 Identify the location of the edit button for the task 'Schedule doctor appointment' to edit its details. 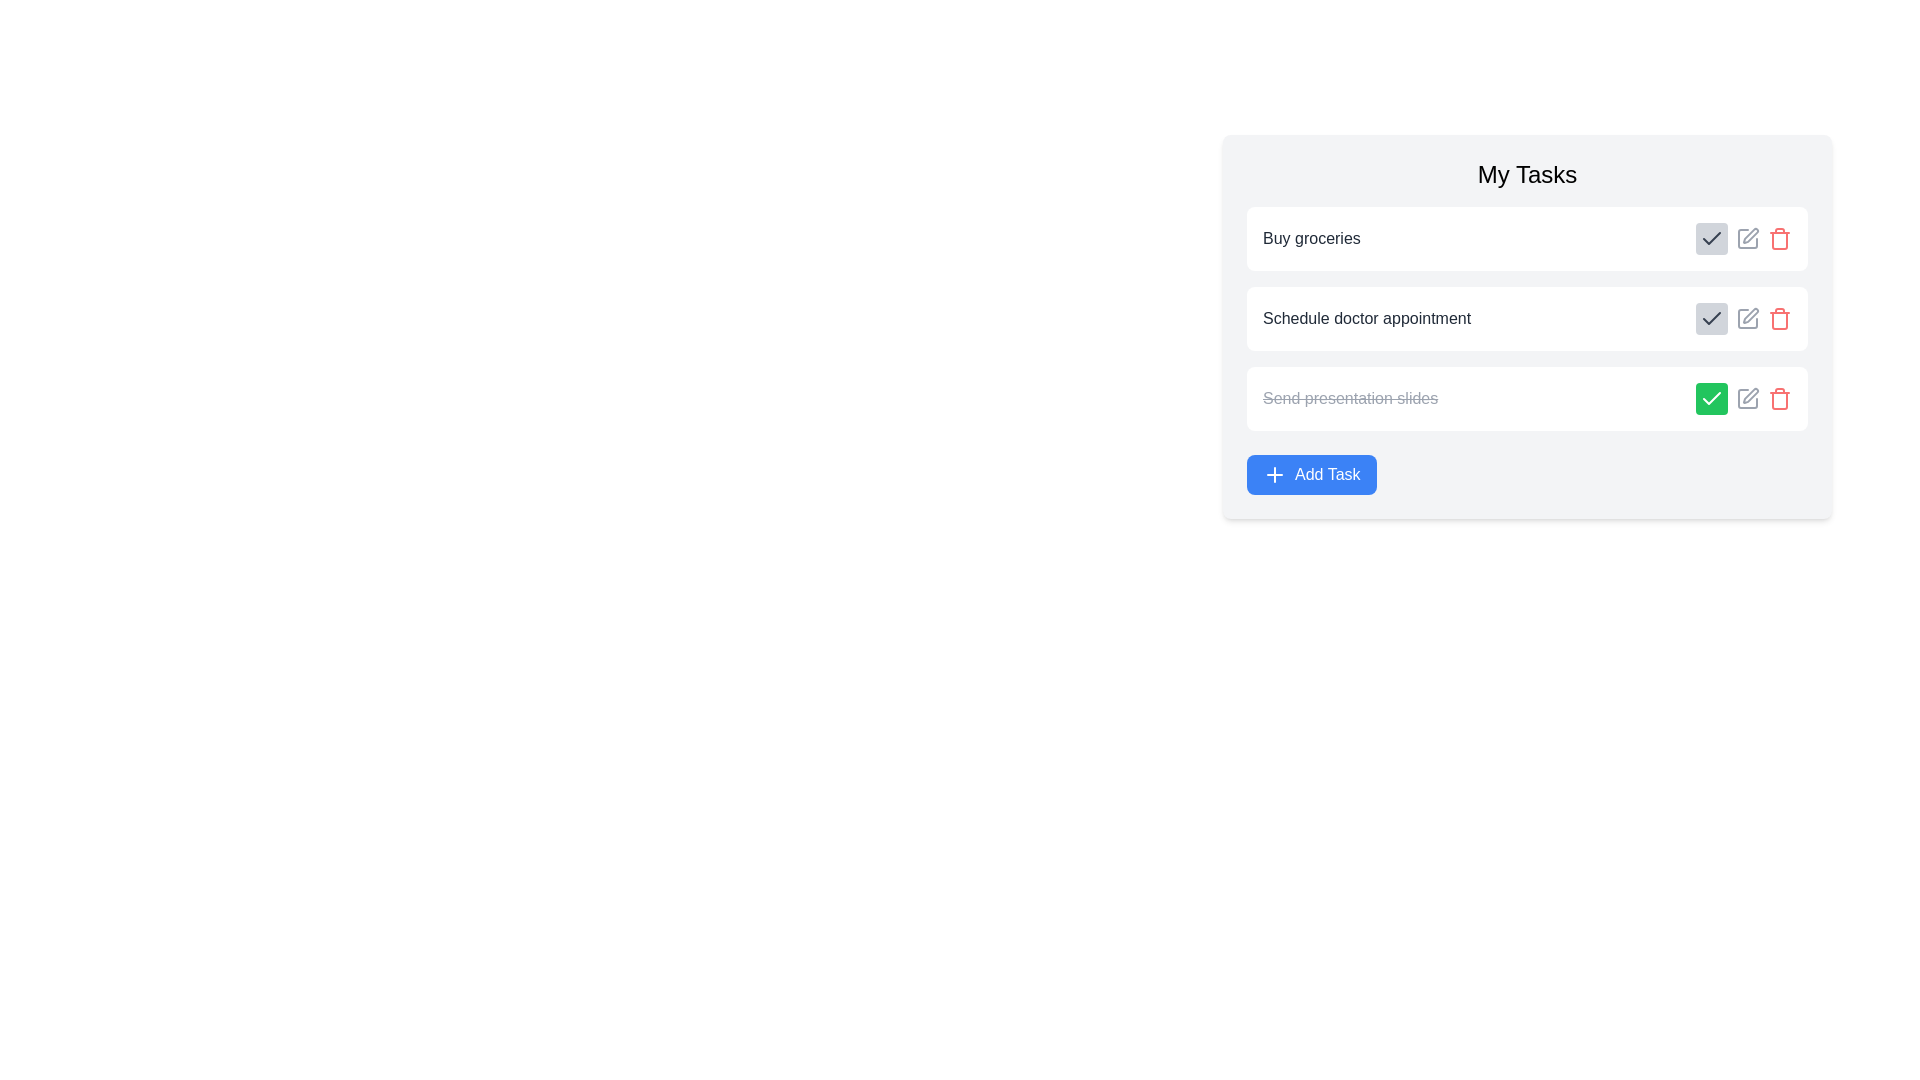
(1746, 318).